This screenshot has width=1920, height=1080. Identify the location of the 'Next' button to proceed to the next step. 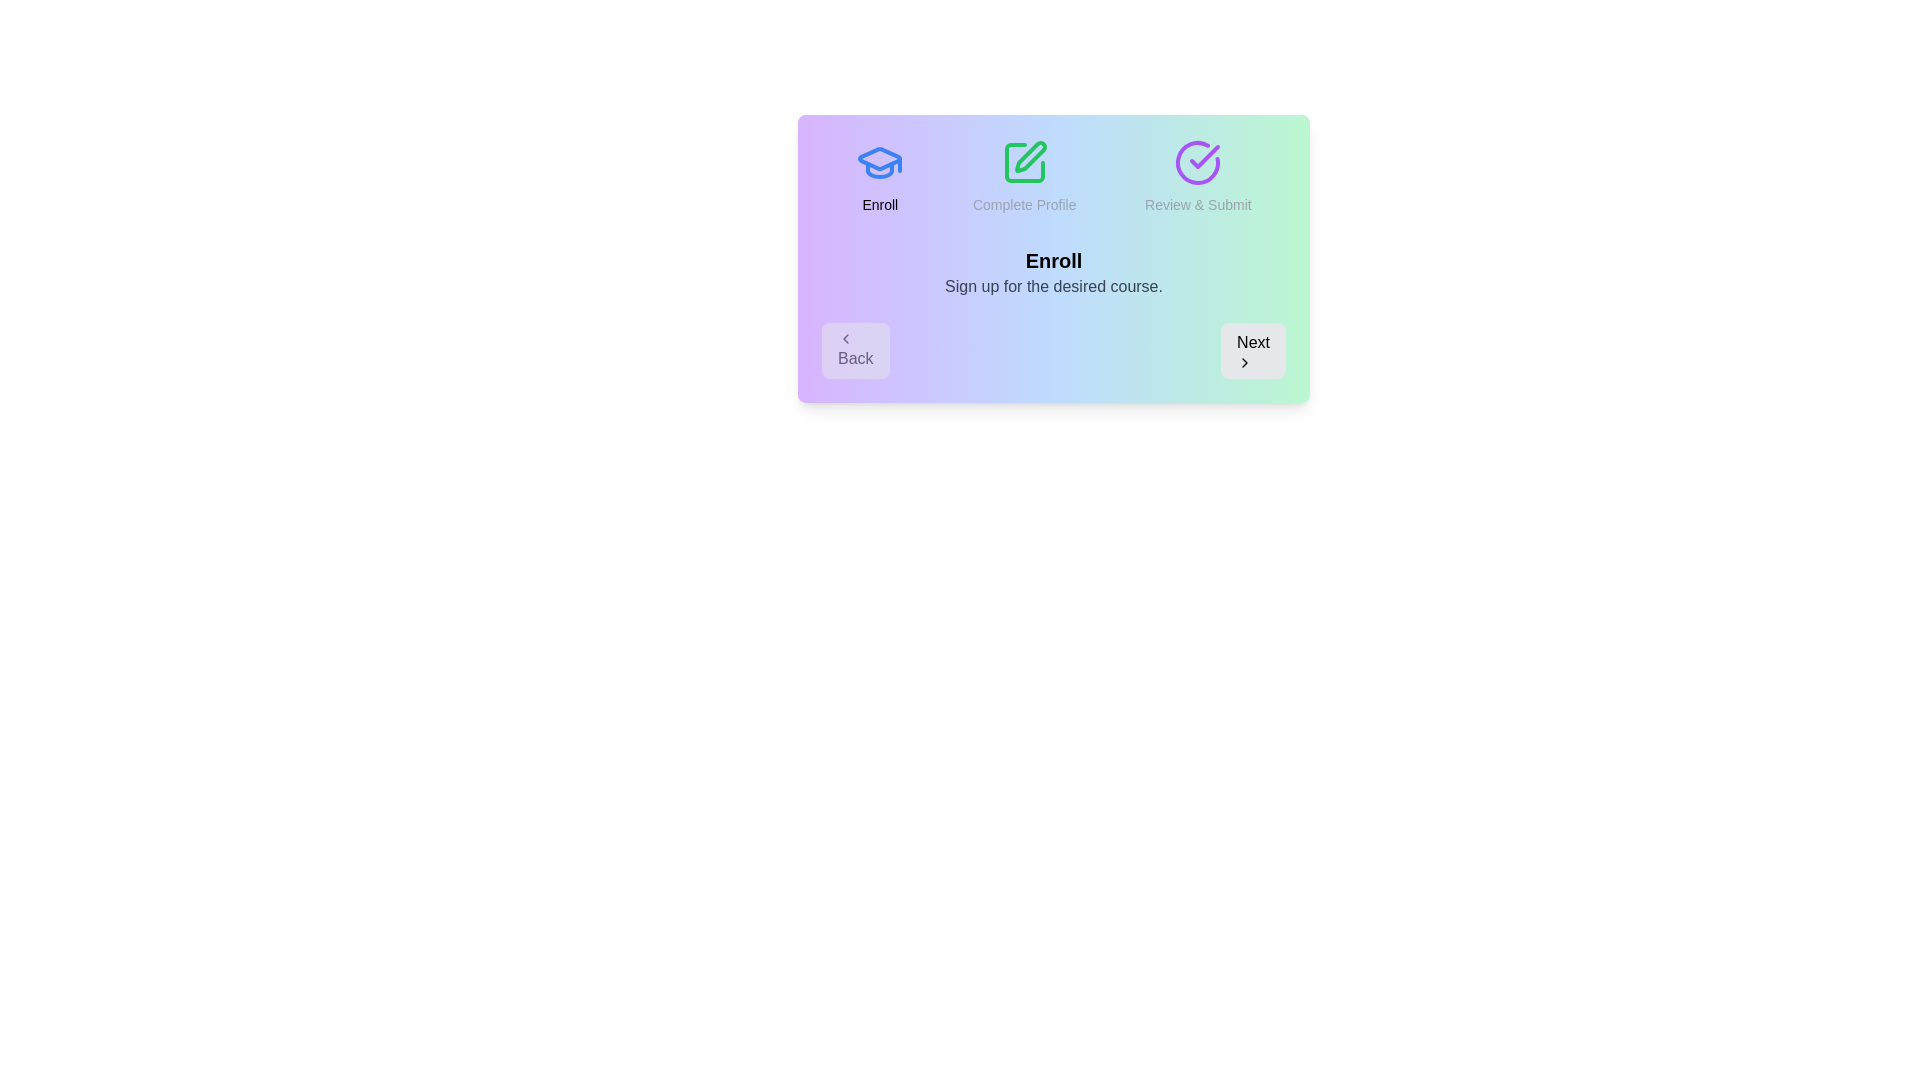
(1251, 350).